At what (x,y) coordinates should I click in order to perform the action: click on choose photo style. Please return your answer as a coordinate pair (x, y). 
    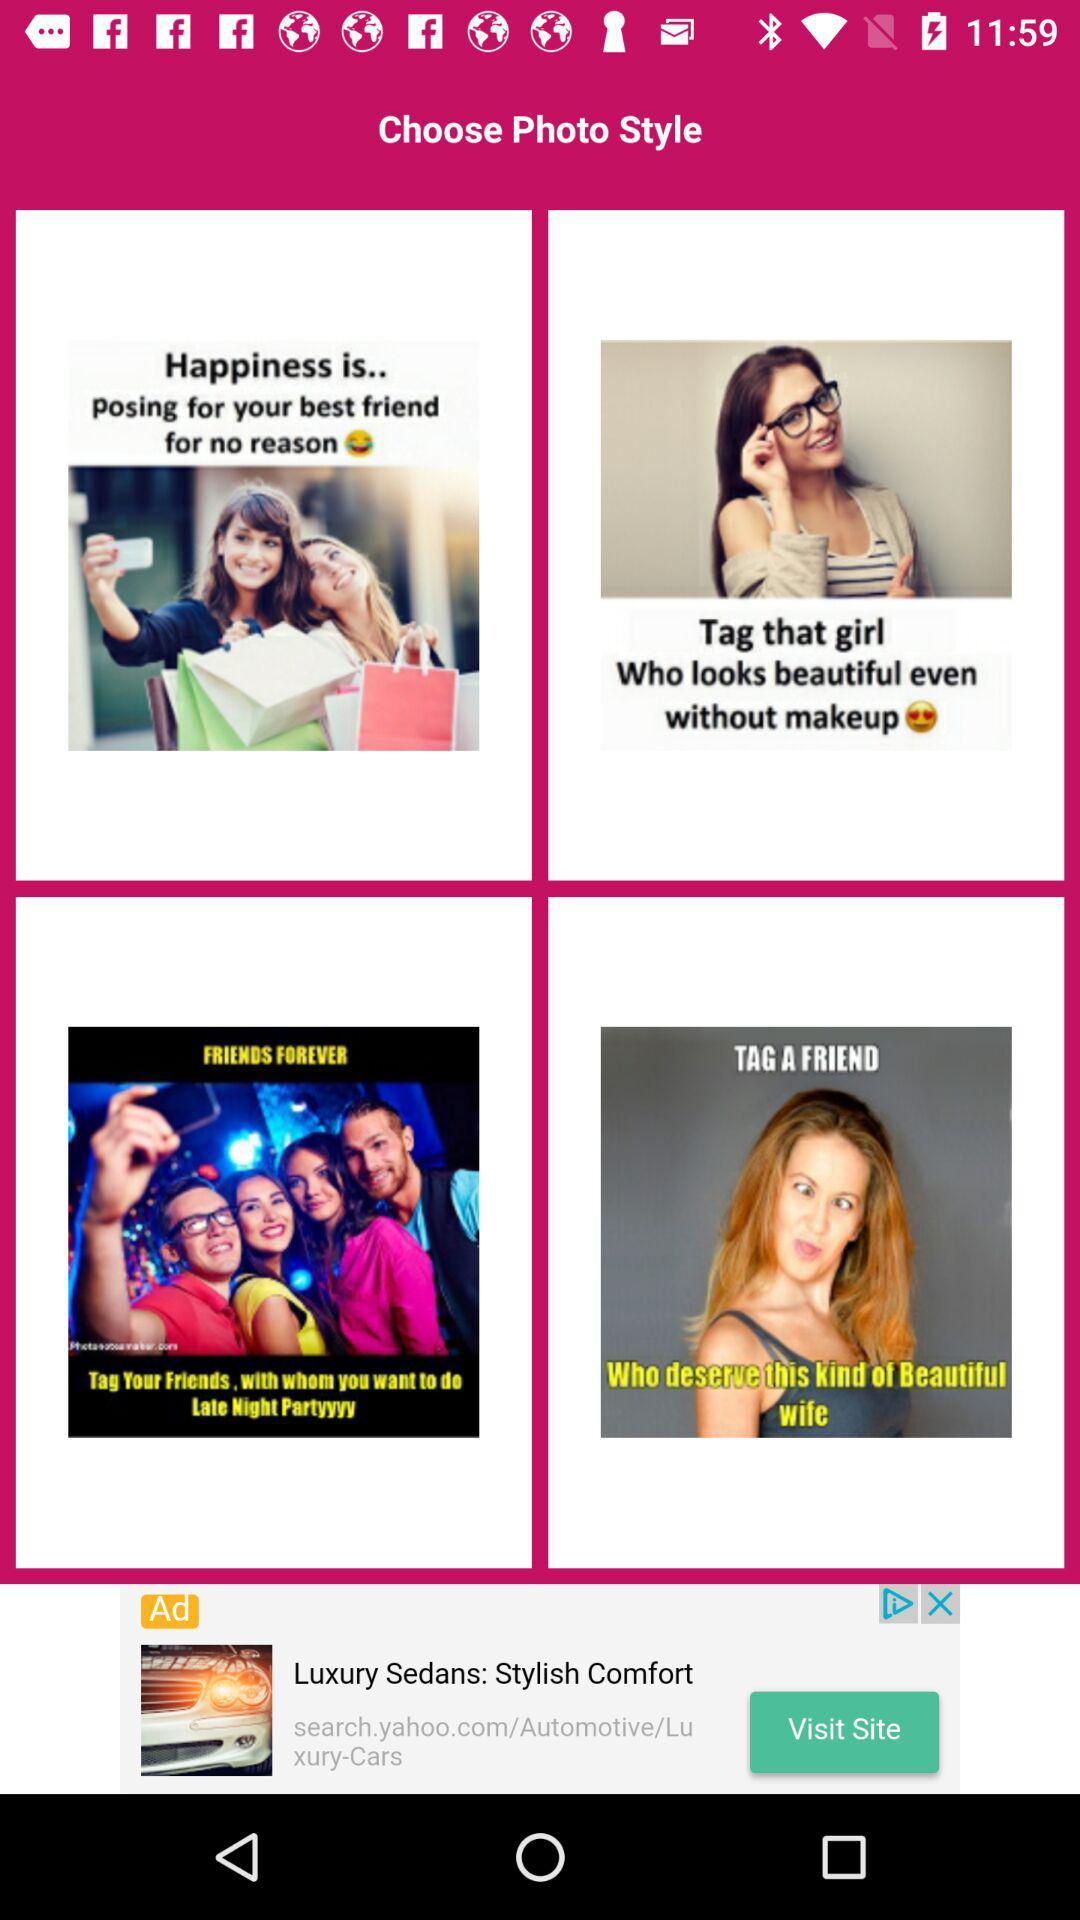
    Looking at the image, I should click on (273, 1231).